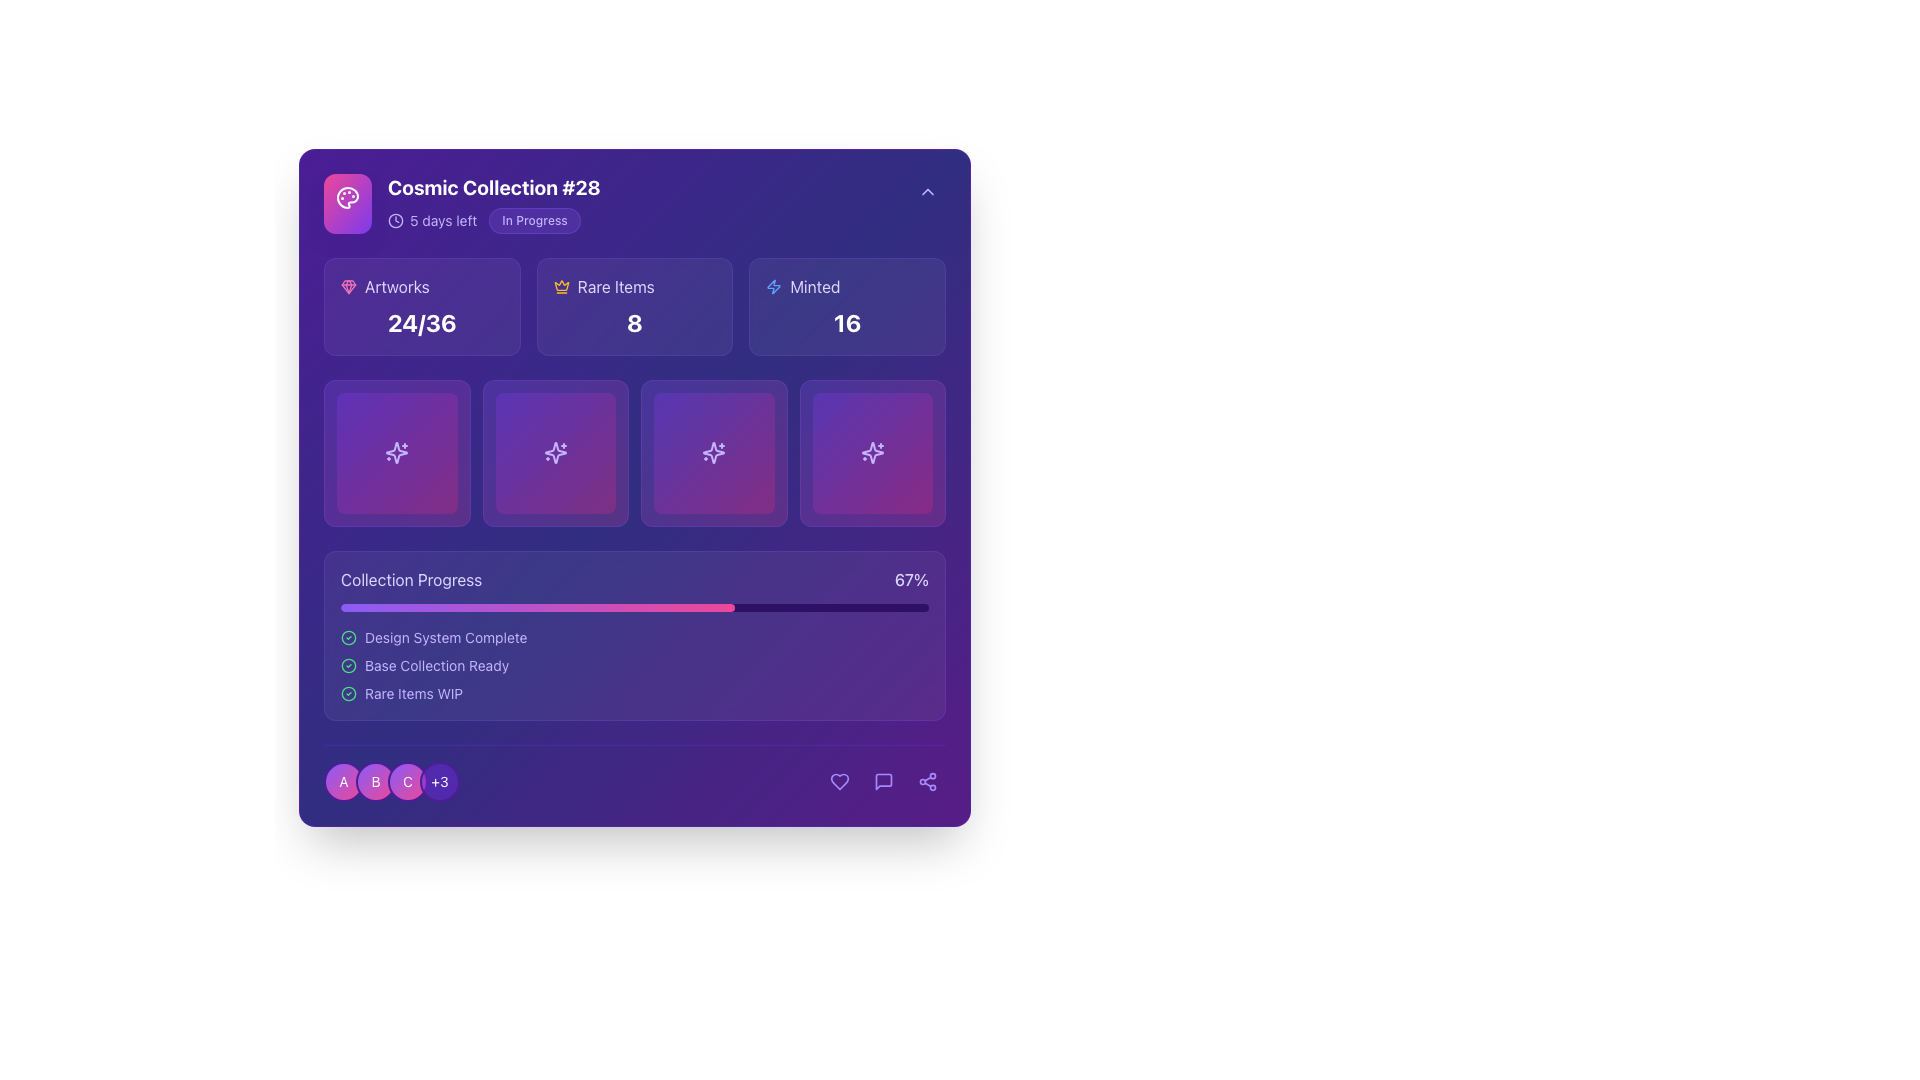  What do you see at coordinates (555, 453) in the screenshot?
I see `the second selectable card element in the middle section of the interface` at bounding box center [555, 453].